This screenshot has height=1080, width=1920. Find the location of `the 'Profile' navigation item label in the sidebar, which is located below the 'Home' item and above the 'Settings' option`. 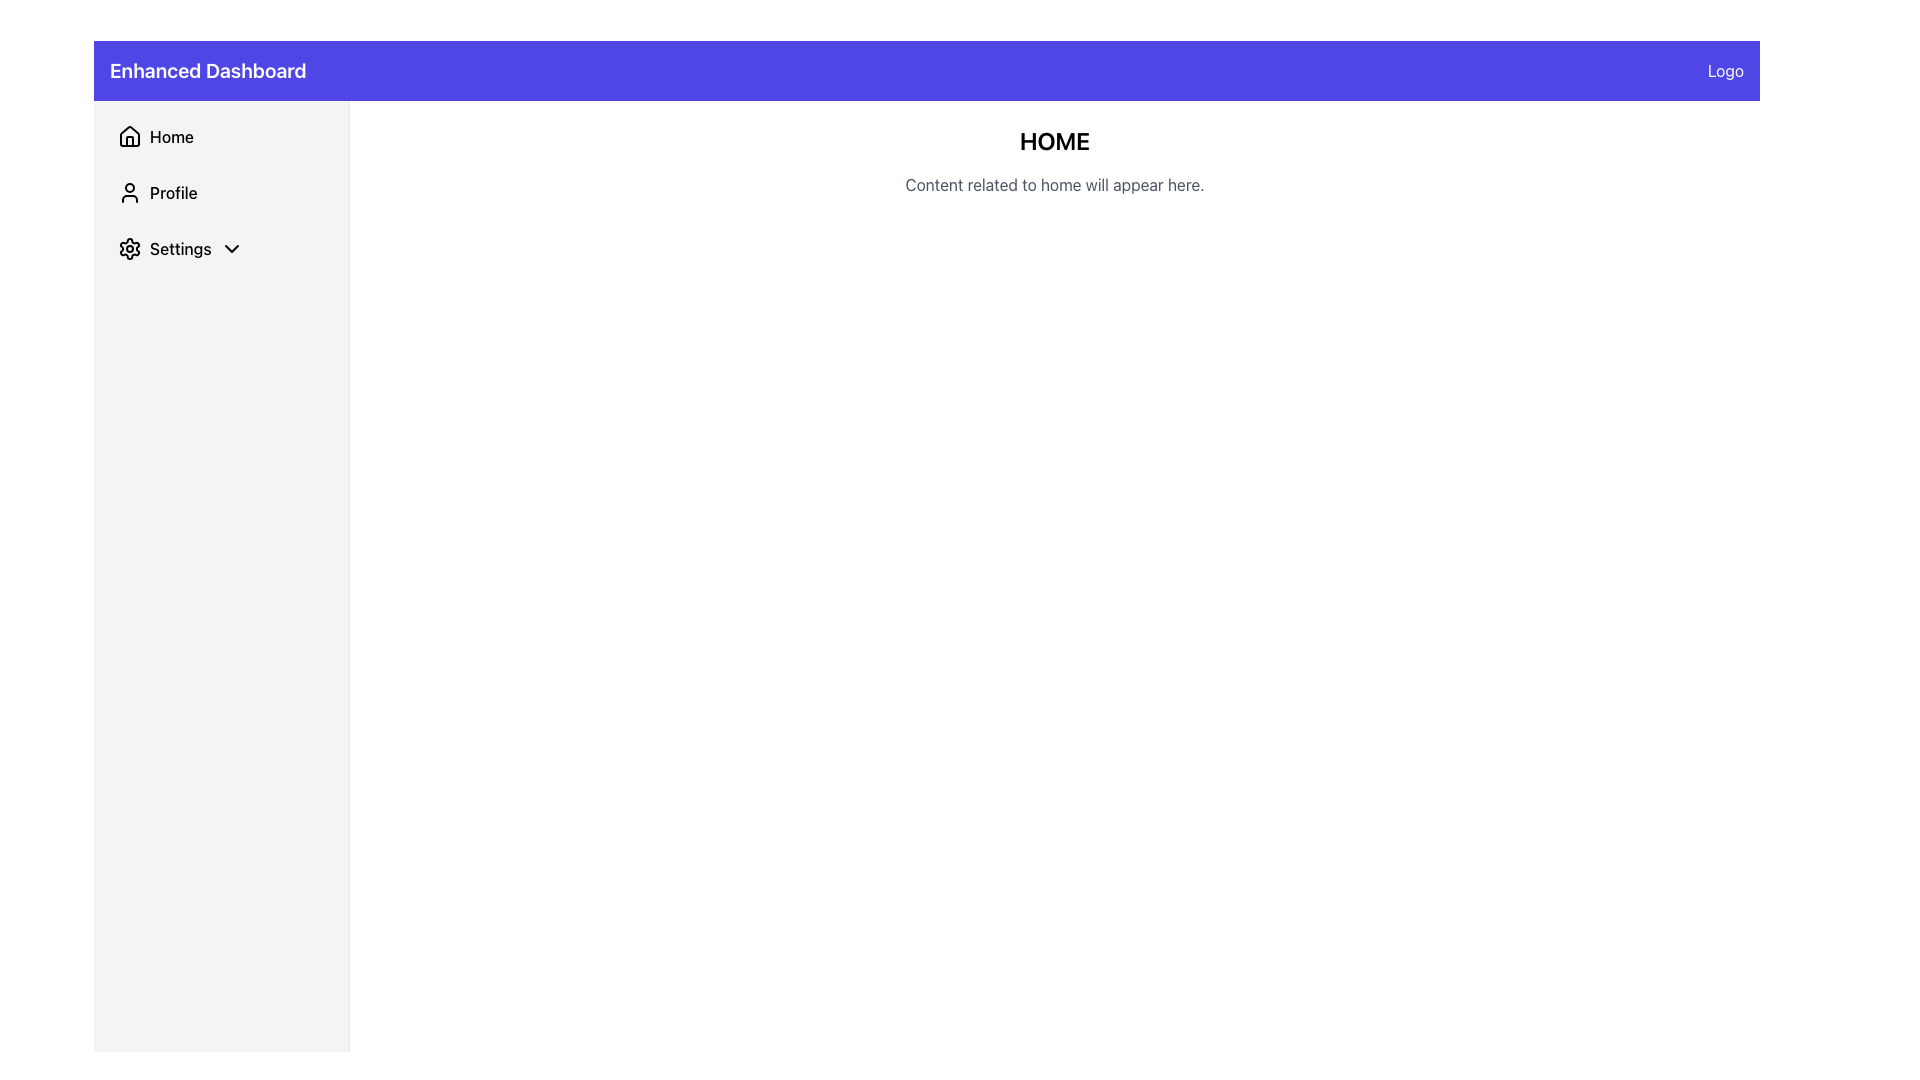

the 'Profile' navigation item label in the sidebar, which is located below the 'Home' item and above the 'Settings' option is located at coordinates (173, 192).